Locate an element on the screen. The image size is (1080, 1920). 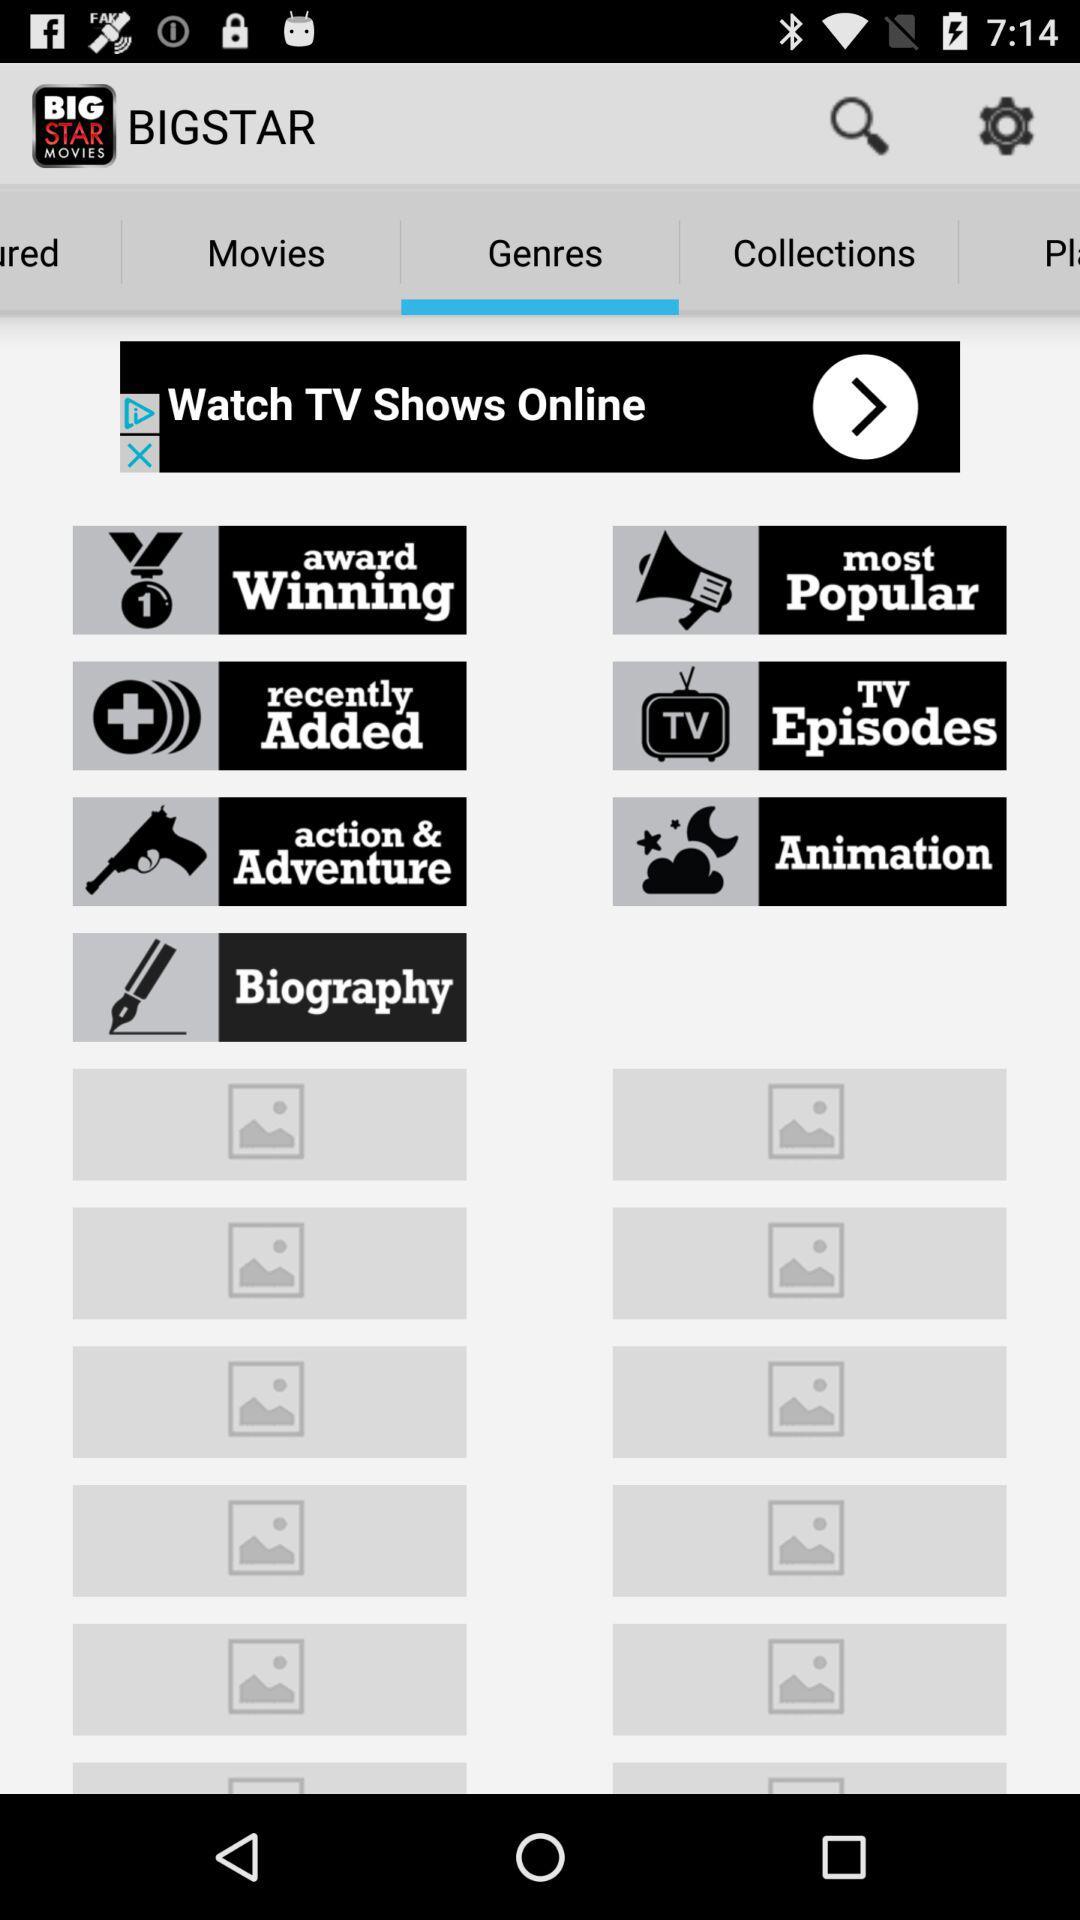
movies which is below bigstar is located at coordinates (260, 251).